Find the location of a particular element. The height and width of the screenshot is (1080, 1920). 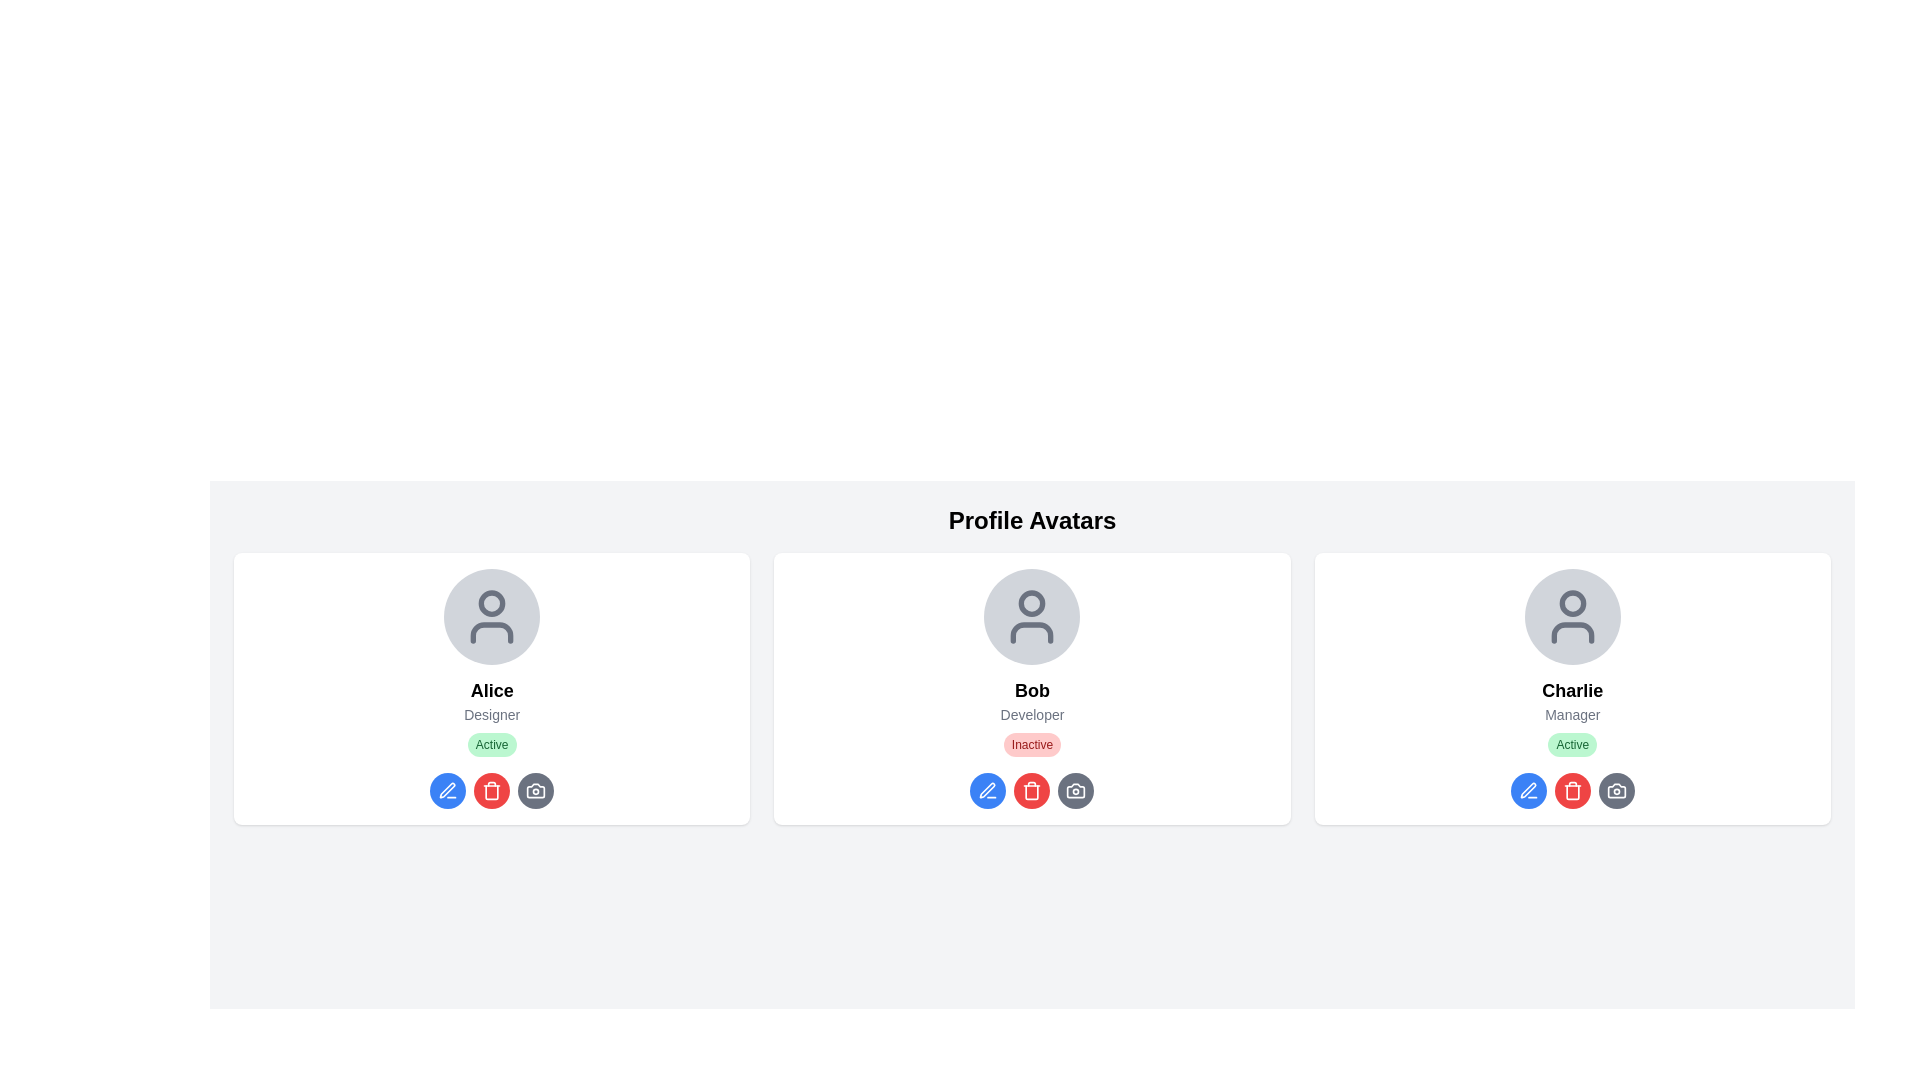

the static text label displaying 'Designer', which is visually aligned below the bold name 'Alice' and above the green badge labeled 'Active' is located at coordinates (492, 713).